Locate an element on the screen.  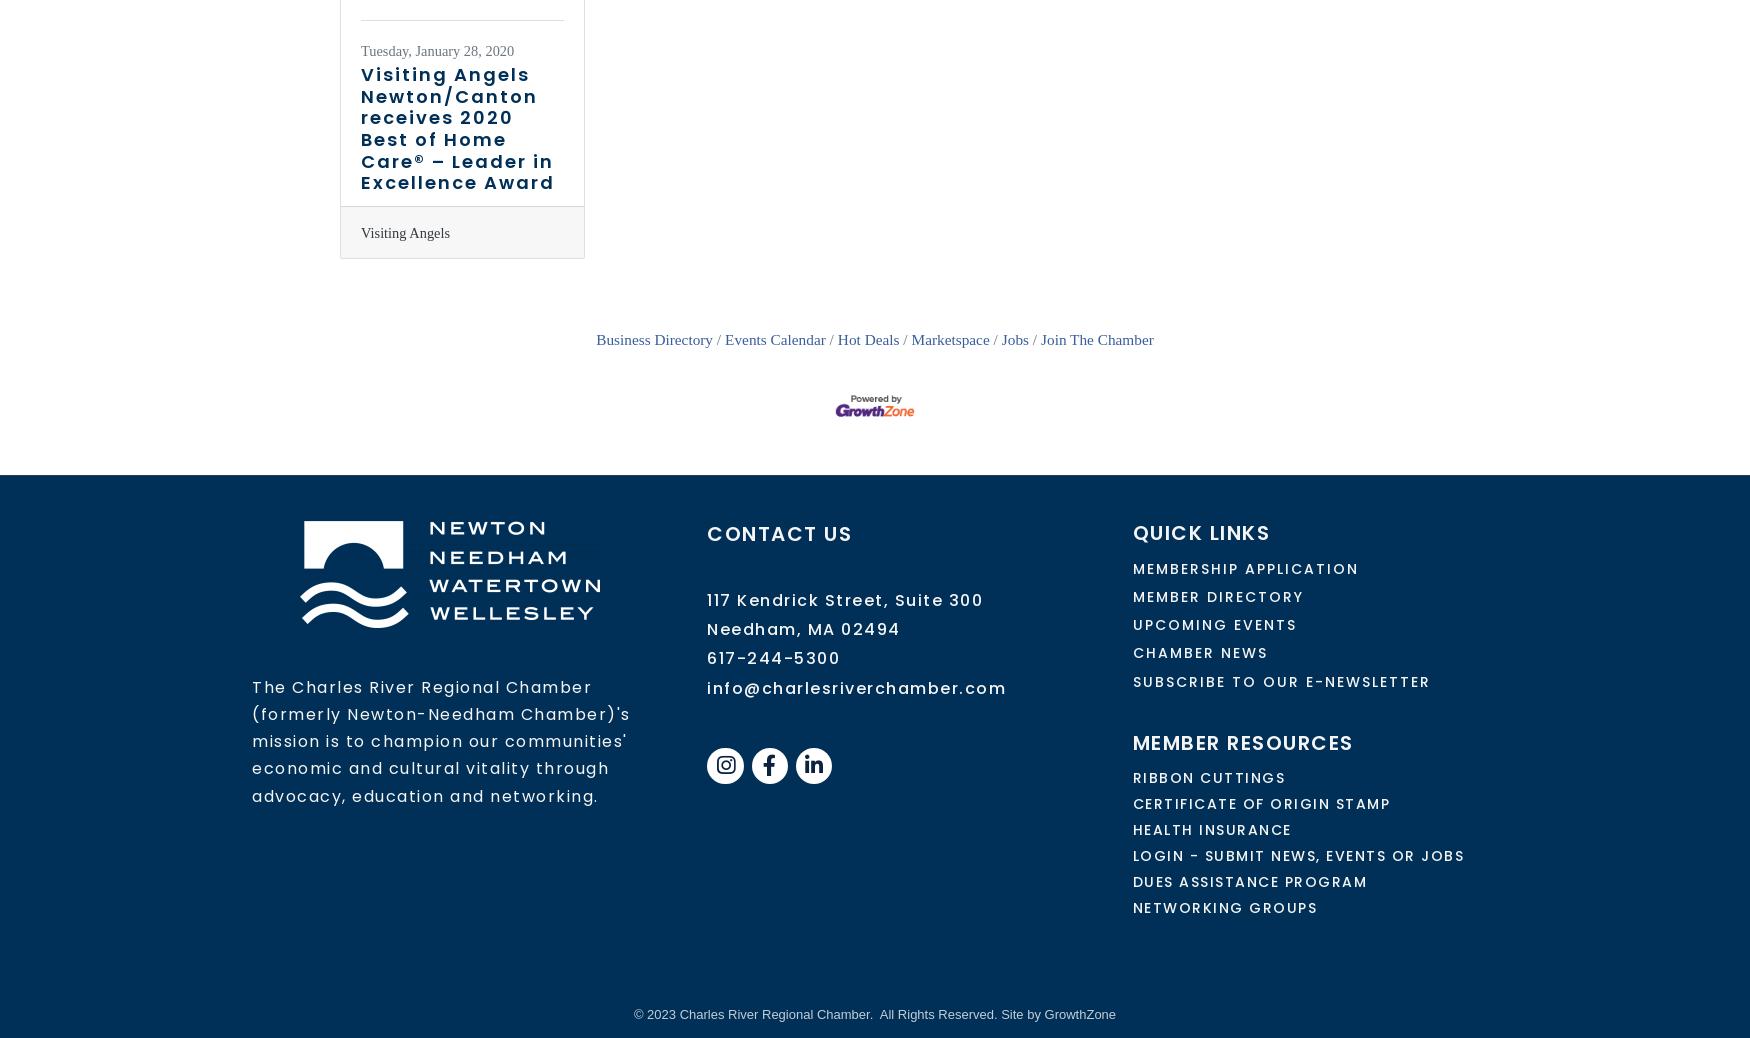
'health insurance' is located at coordinates (1211, 829).